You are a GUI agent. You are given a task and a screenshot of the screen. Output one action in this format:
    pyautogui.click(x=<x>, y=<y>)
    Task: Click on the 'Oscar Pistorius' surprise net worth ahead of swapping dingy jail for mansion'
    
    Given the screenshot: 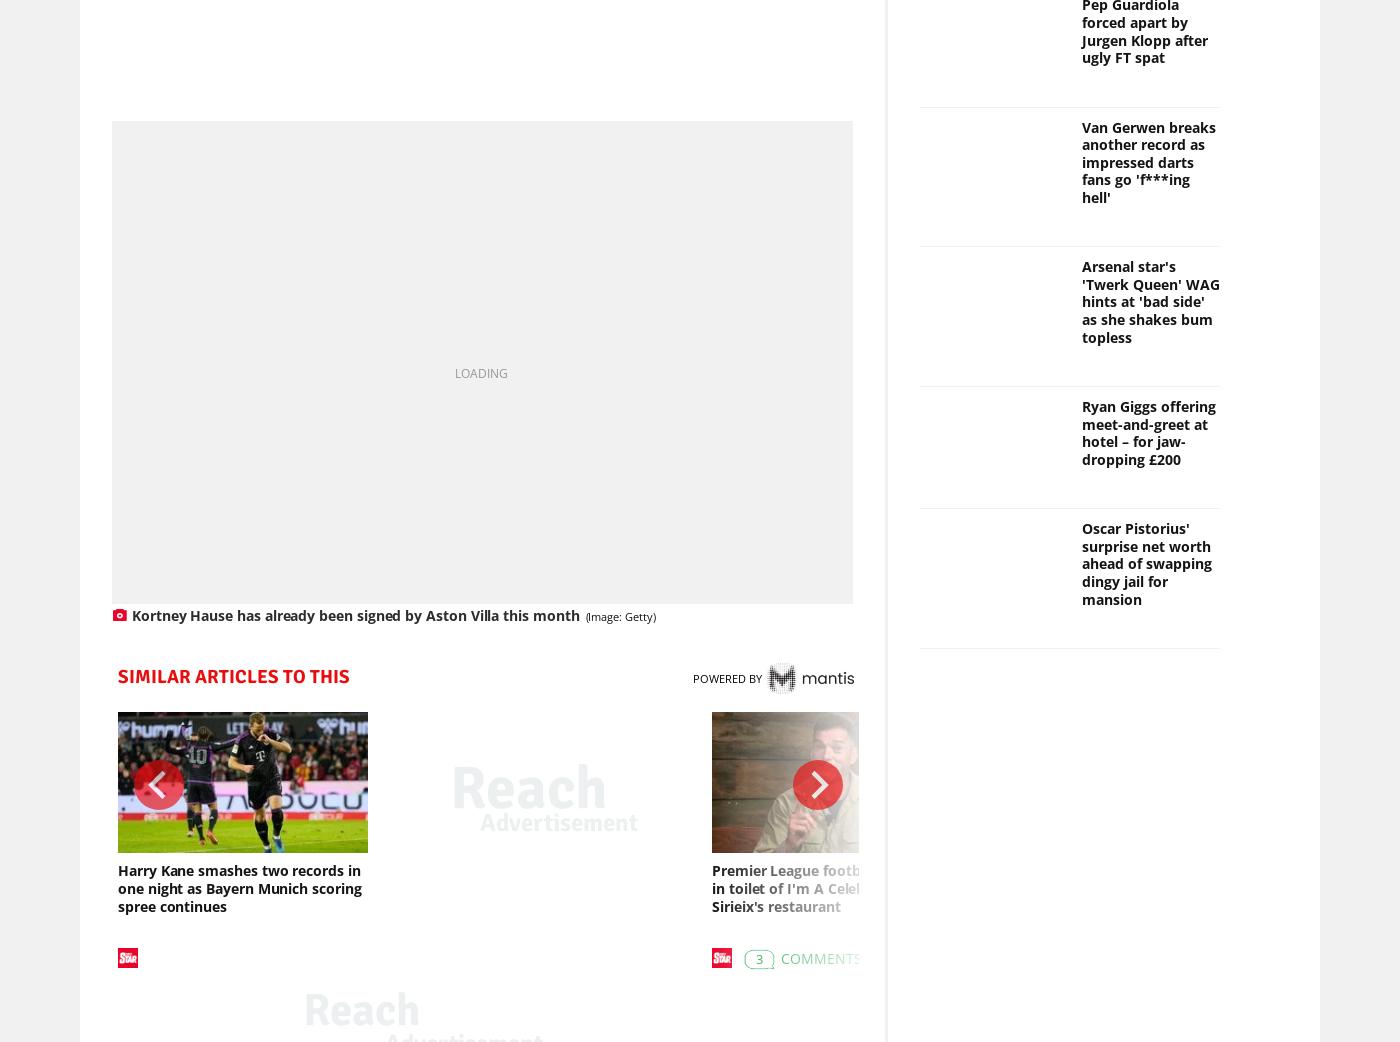 What is the action you would take?
    pyautogui.click(x=1146, y=565)
    